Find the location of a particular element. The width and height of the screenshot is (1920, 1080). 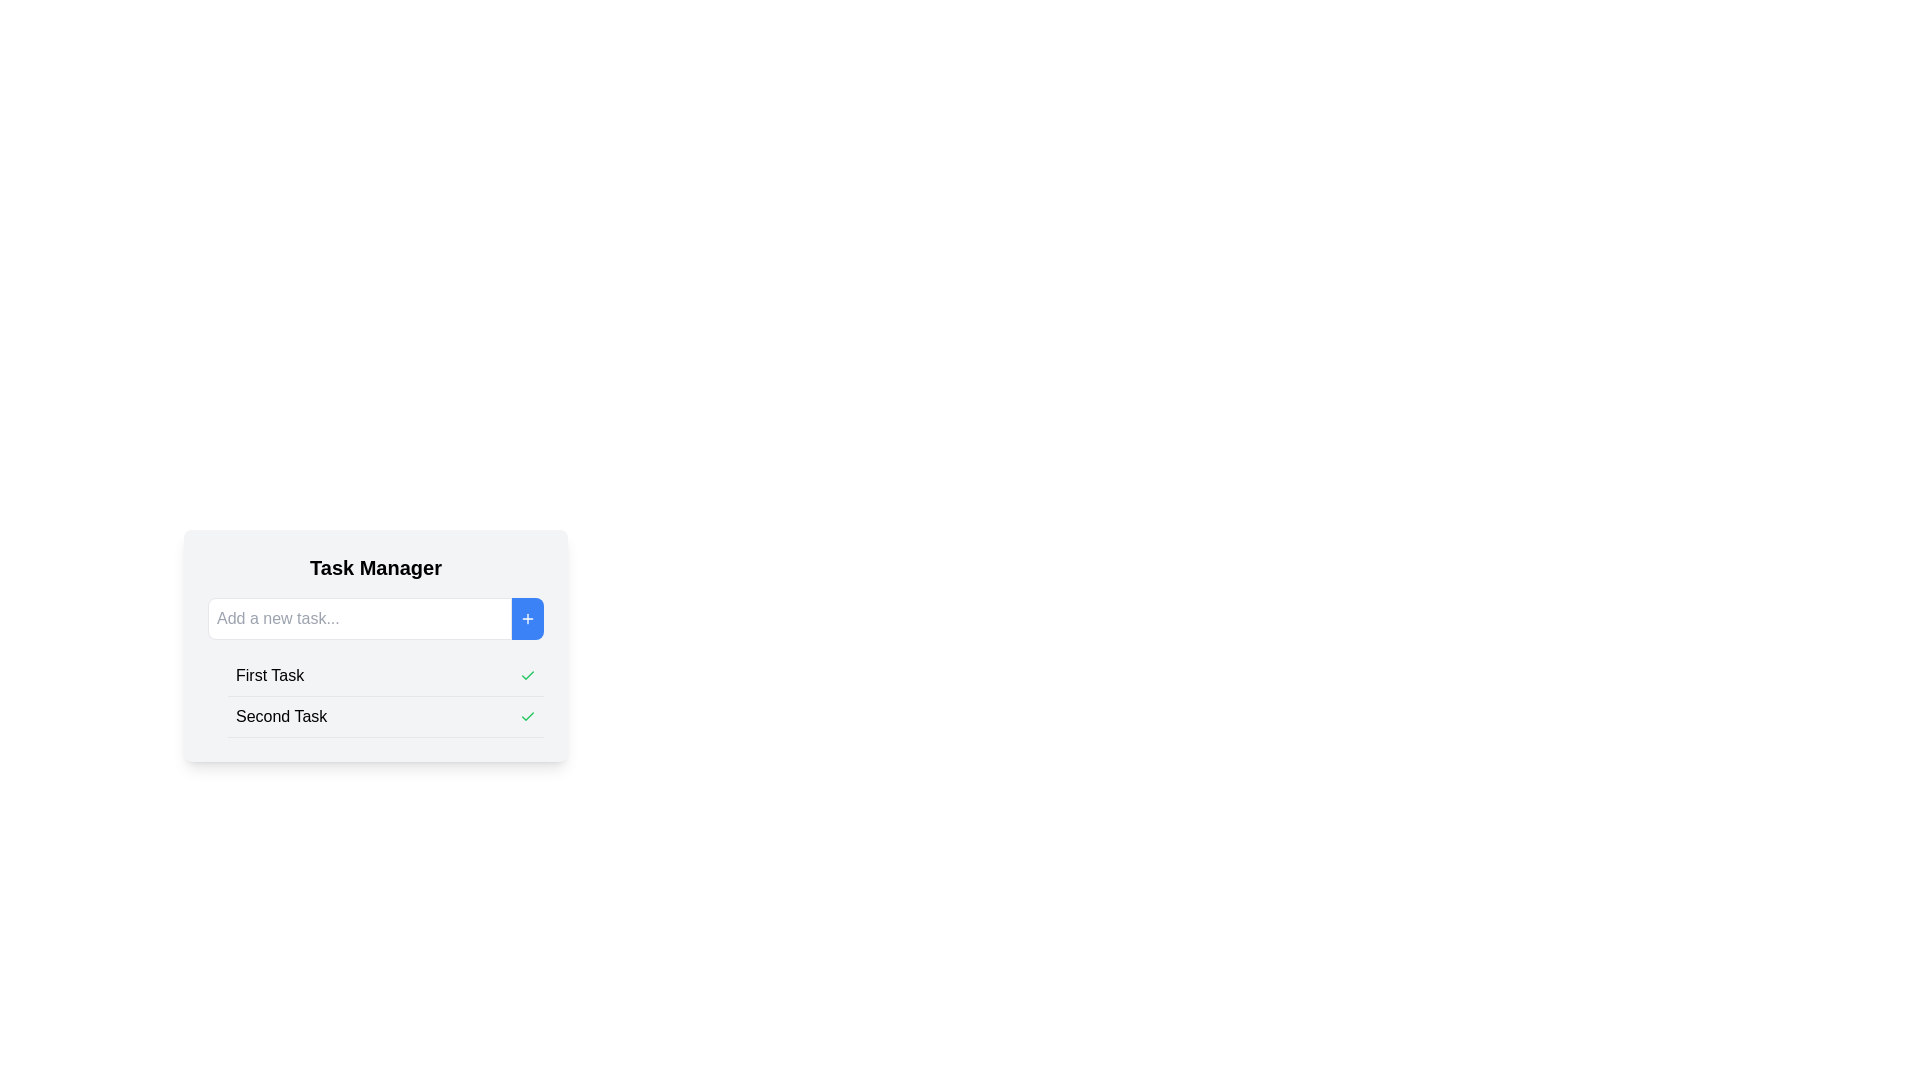

the completion icon located on the far right side of the 'First Task' entry in the task list is located at coordinates (528, 675).